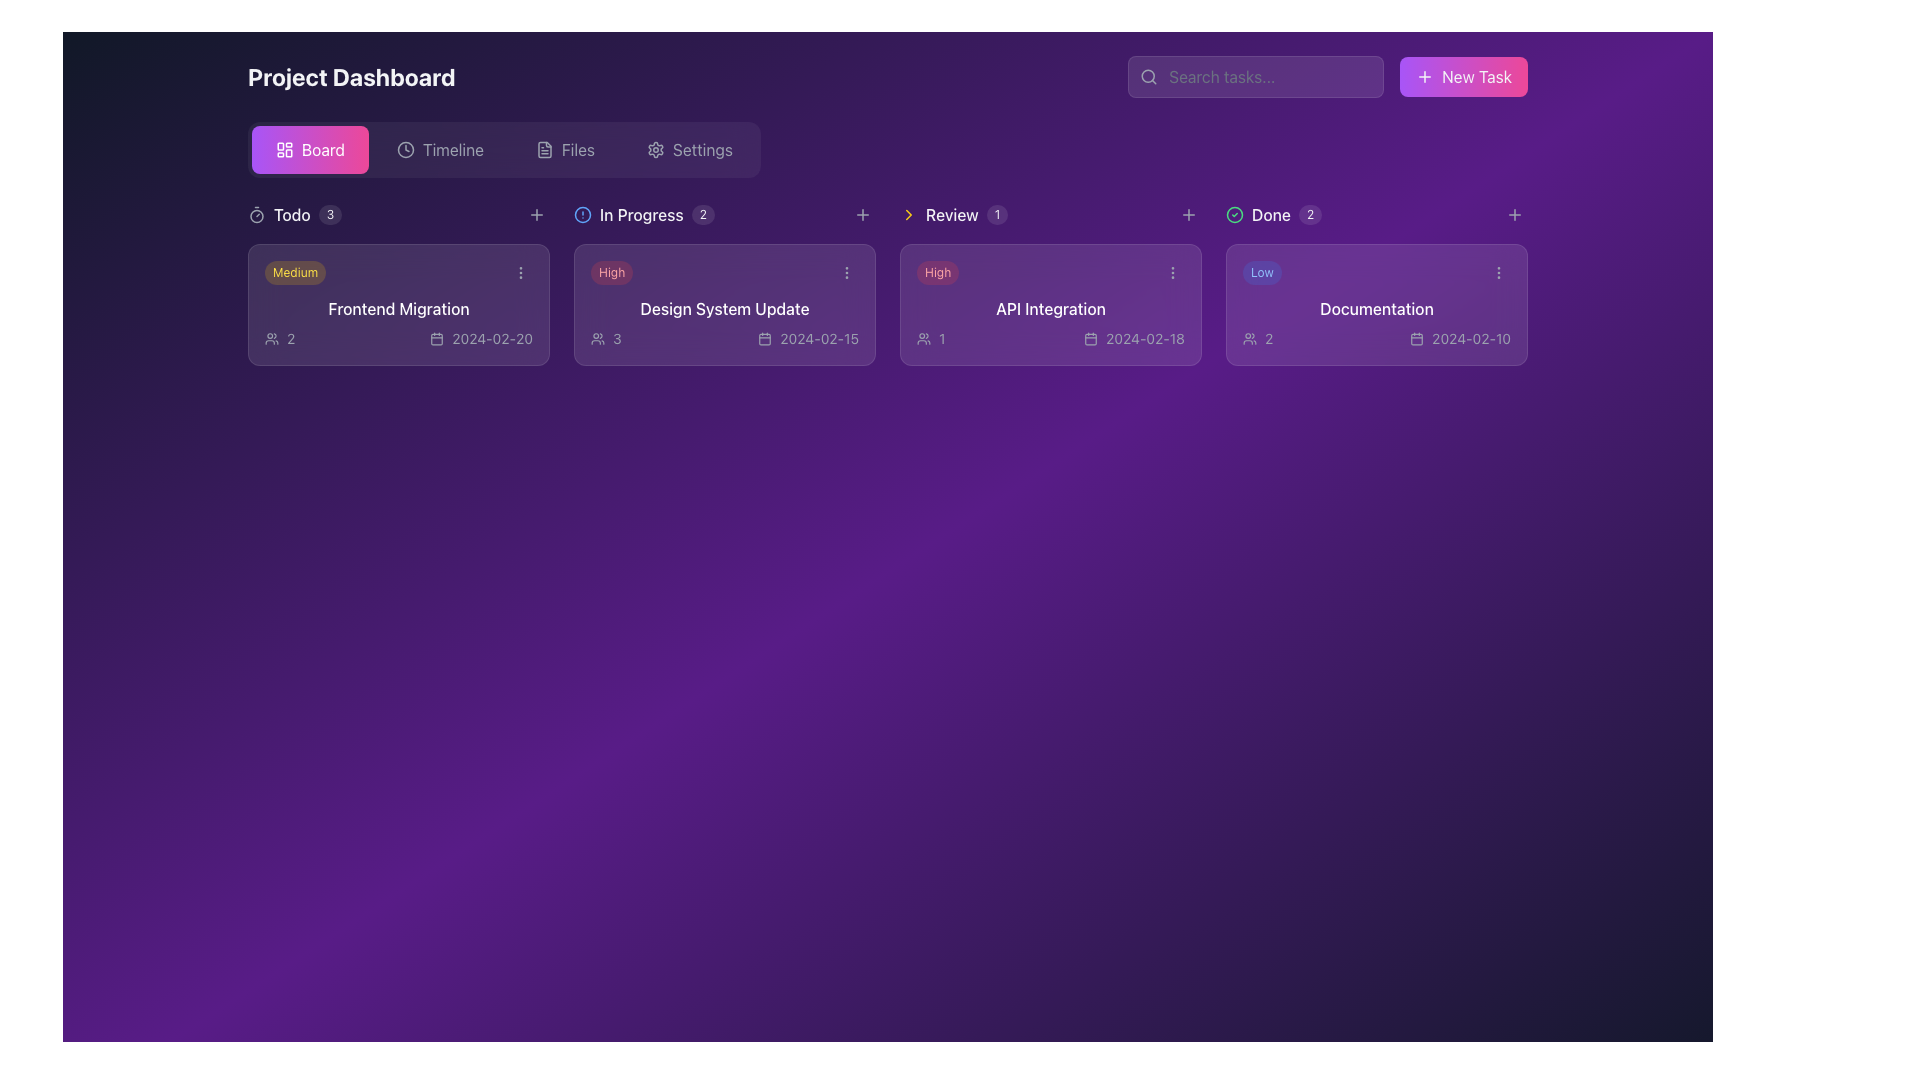 The width and height of the screenshot is (1920, 1080). I want to click on date value displayed on the combination of an icon and a date label located in the second card of the 'In Progress' section, below the text 'Design System Update', so click(808, 338).